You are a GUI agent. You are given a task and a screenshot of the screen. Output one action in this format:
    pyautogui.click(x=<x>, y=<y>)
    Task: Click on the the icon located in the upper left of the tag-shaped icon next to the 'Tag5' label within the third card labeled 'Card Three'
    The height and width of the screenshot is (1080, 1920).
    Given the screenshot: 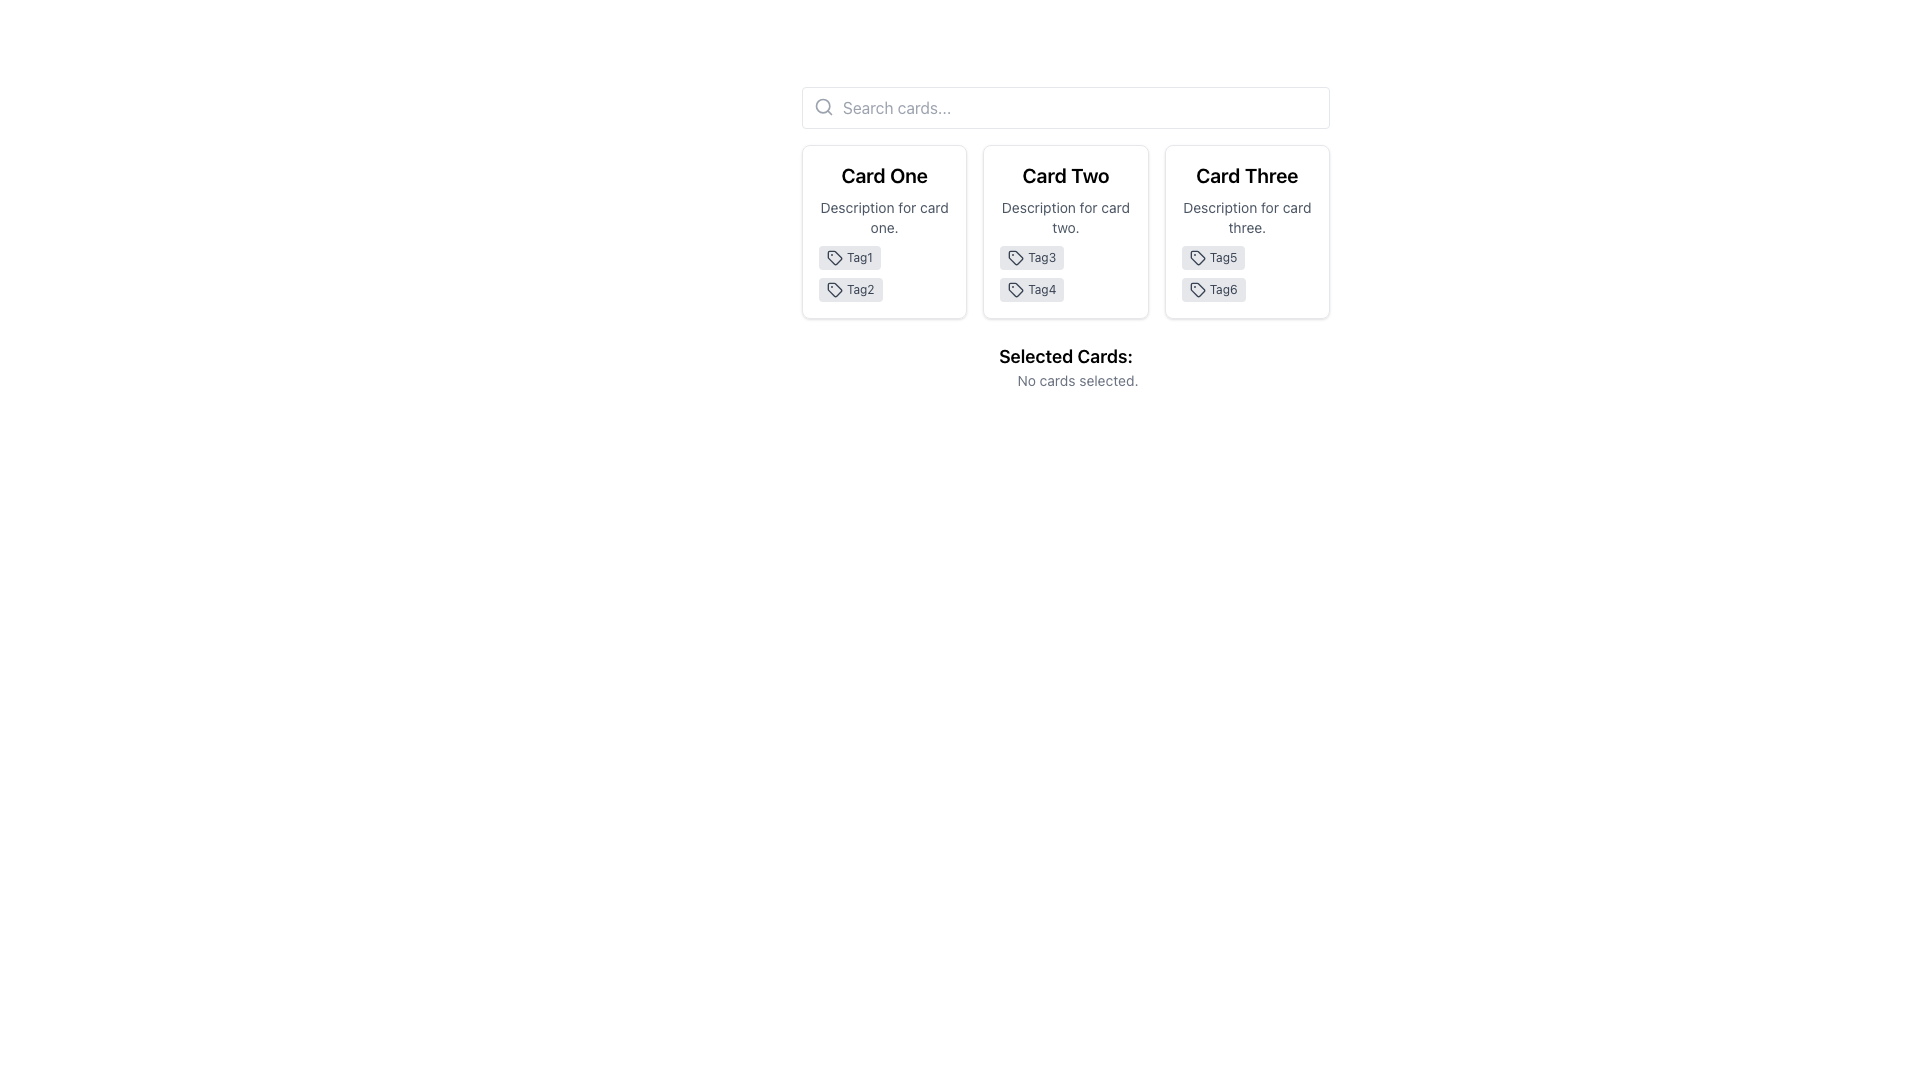 What is the action you would take?
    pyautogui.click(x=1197, y=257)
    